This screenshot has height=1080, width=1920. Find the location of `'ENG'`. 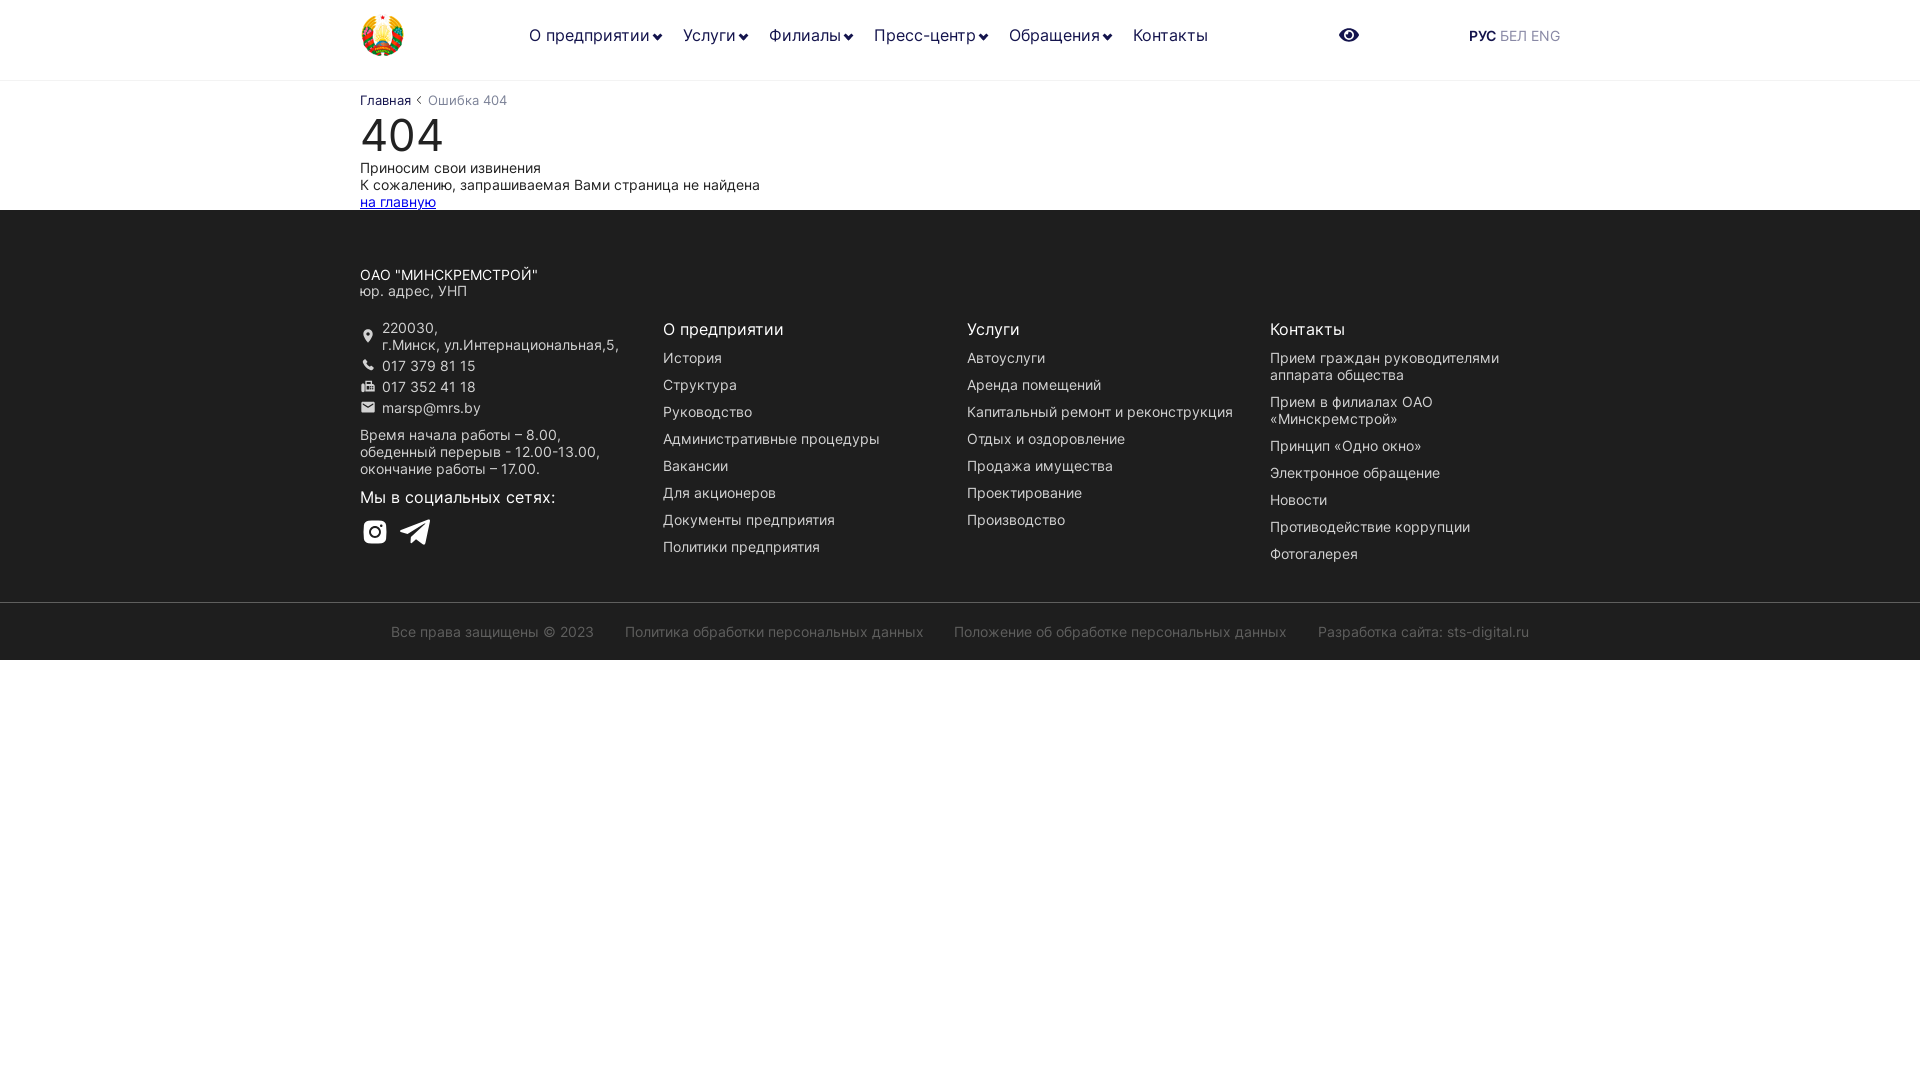

'ENG' is located at coordinates (1544, 34).